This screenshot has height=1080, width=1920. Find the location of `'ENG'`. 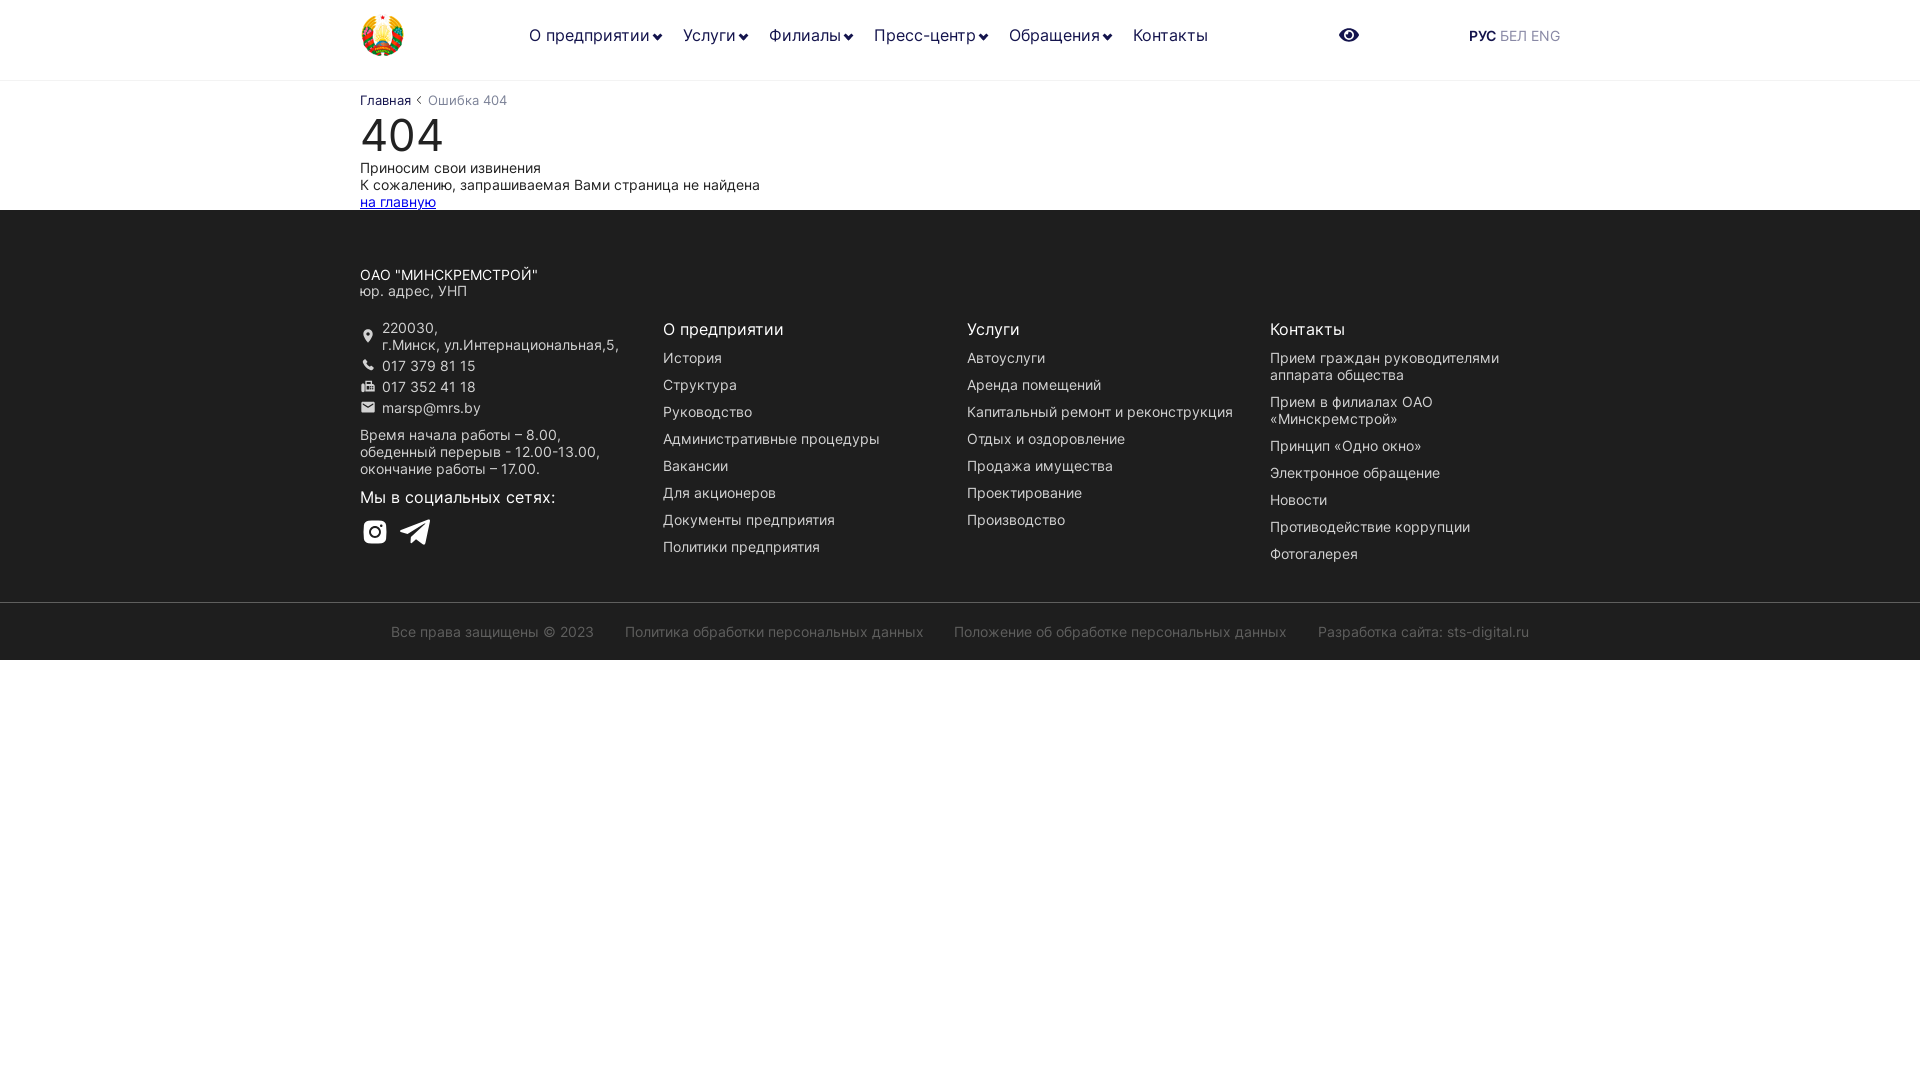

'ENG' is located at coordinates (1544, 34).